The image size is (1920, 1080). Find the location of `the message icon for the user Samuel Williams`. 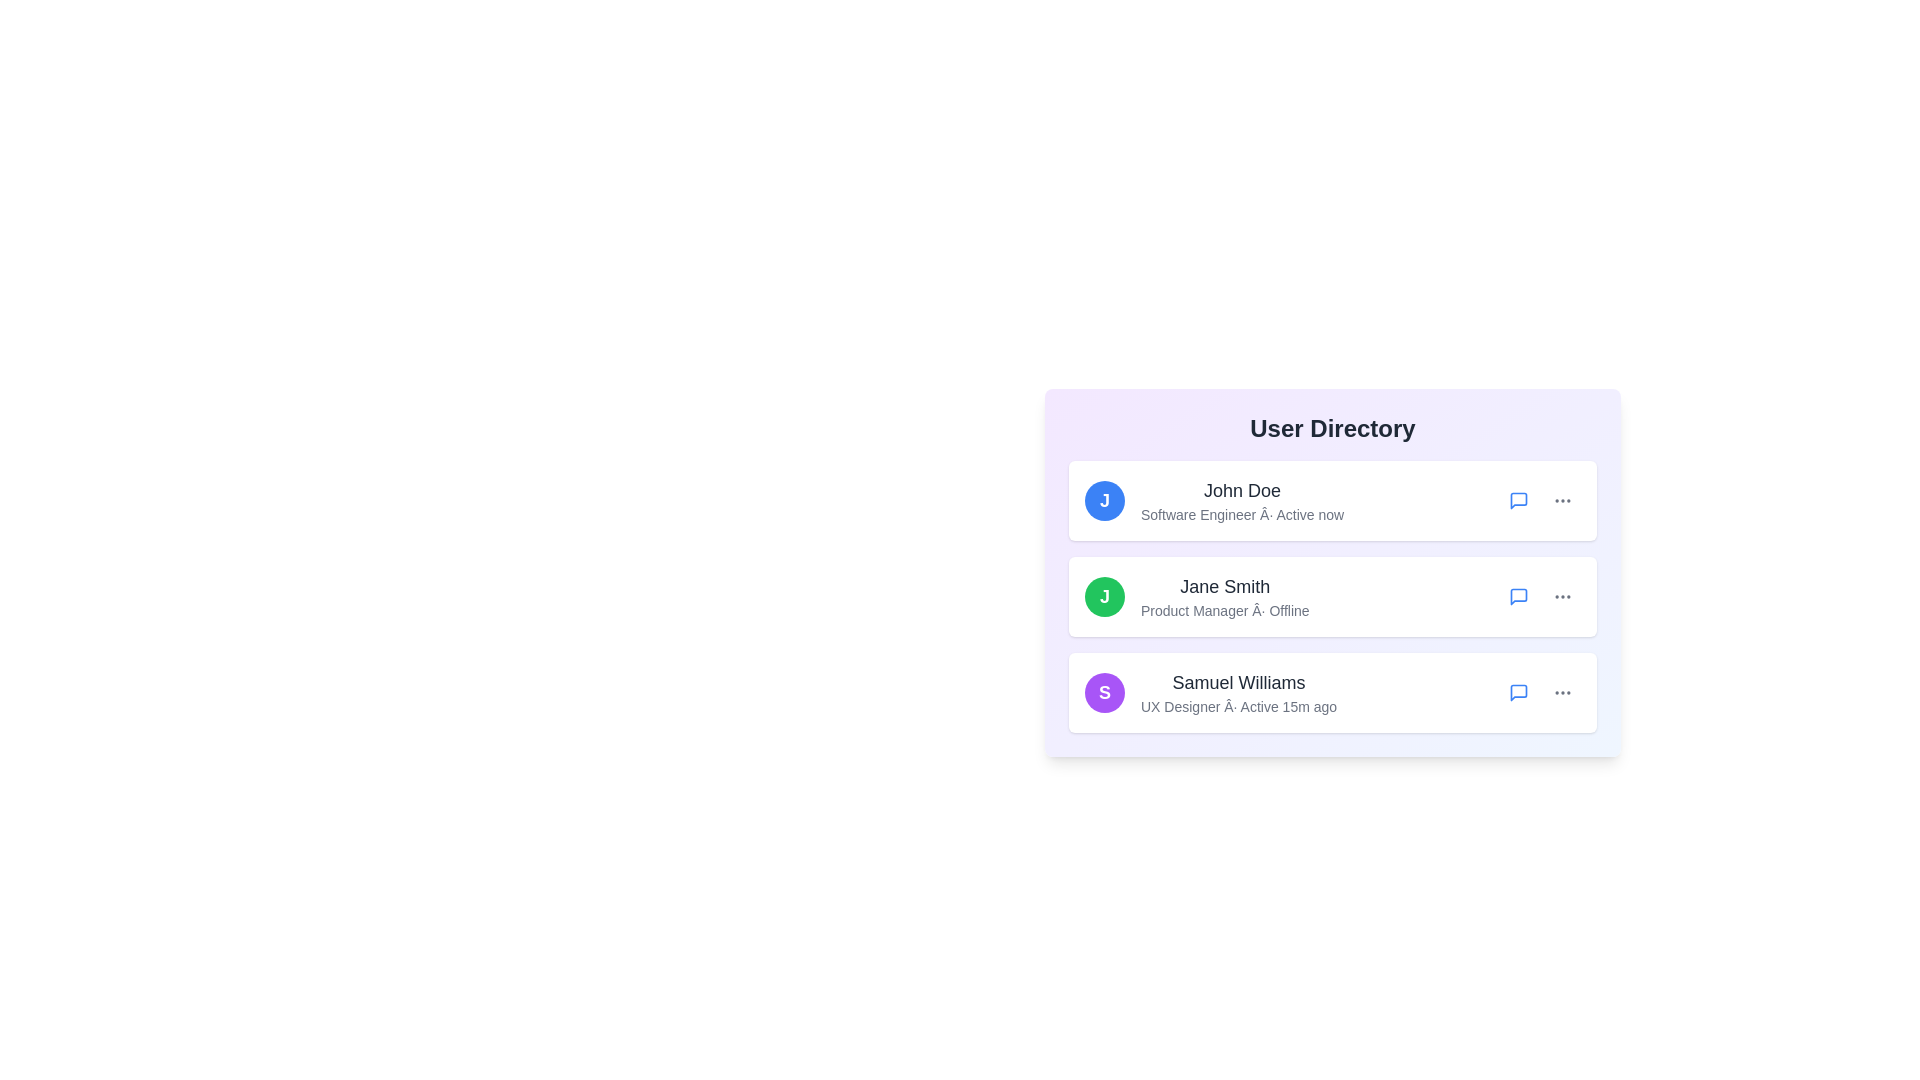

the message icon for the user Samuel Williams is located at coordinates (1518, 692).